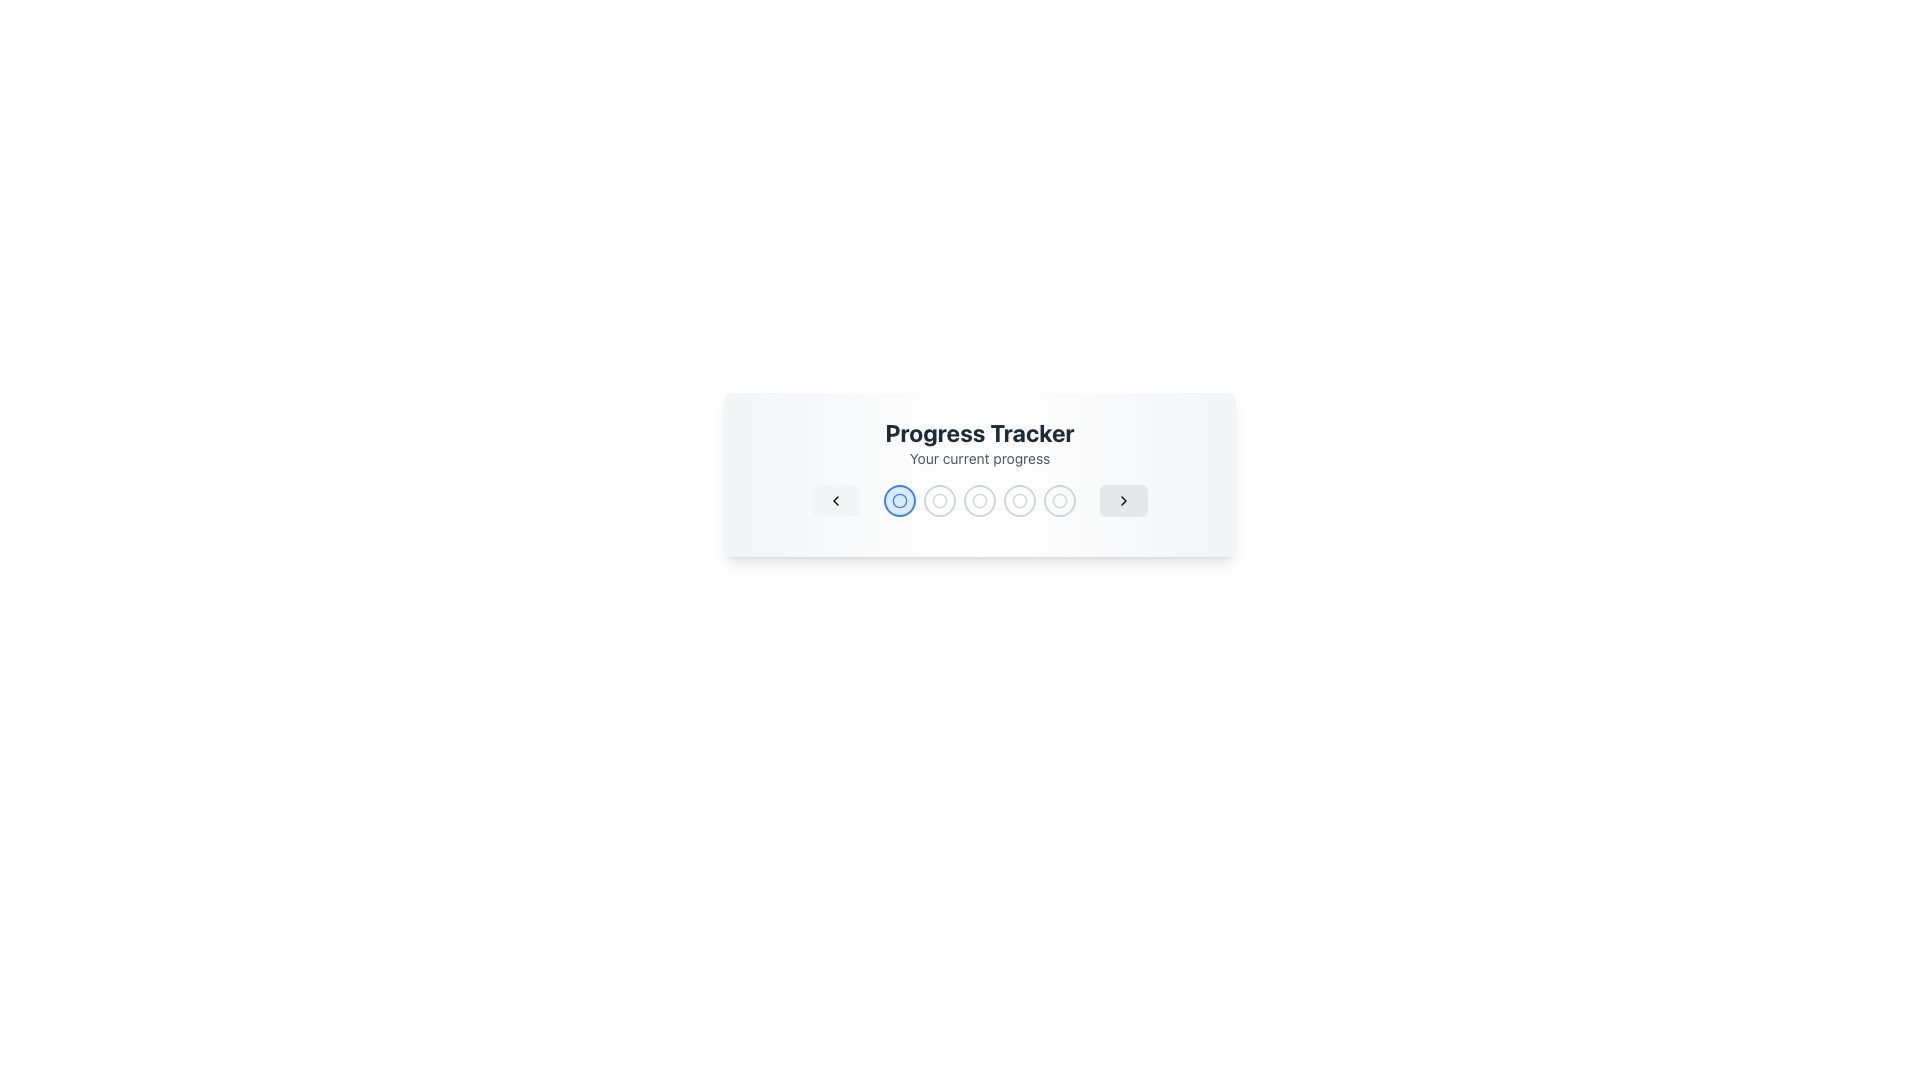 Image resolution: width=1920 pixels, height=1080 pixels. I want to click on the first circular progress indicator located under the 'Progress Tracker' title, so click(899, 500).